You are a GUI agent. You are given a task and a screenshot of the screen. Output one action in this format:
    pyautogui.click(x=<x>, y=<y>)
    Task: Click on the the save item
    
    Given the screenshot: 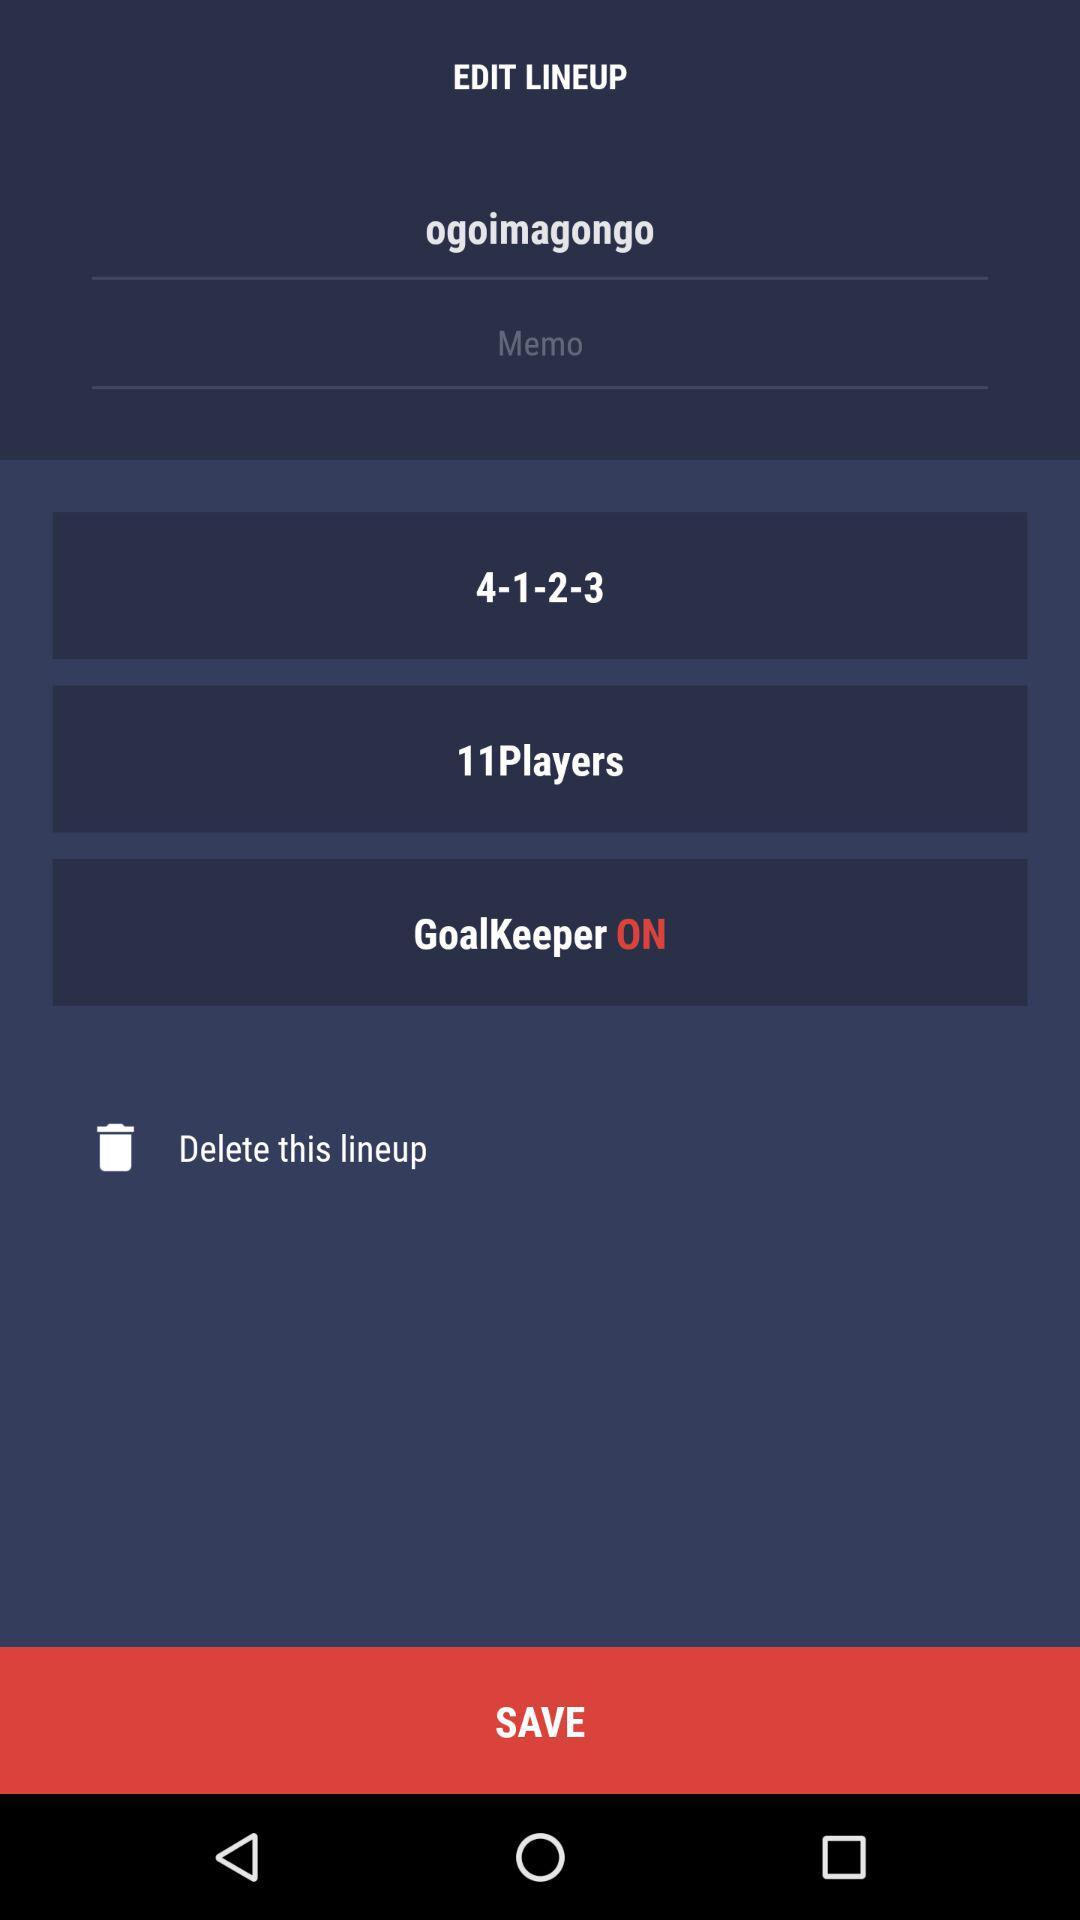 What is the action you would take?
    pyautogui.click(x=540, y=1719)
    